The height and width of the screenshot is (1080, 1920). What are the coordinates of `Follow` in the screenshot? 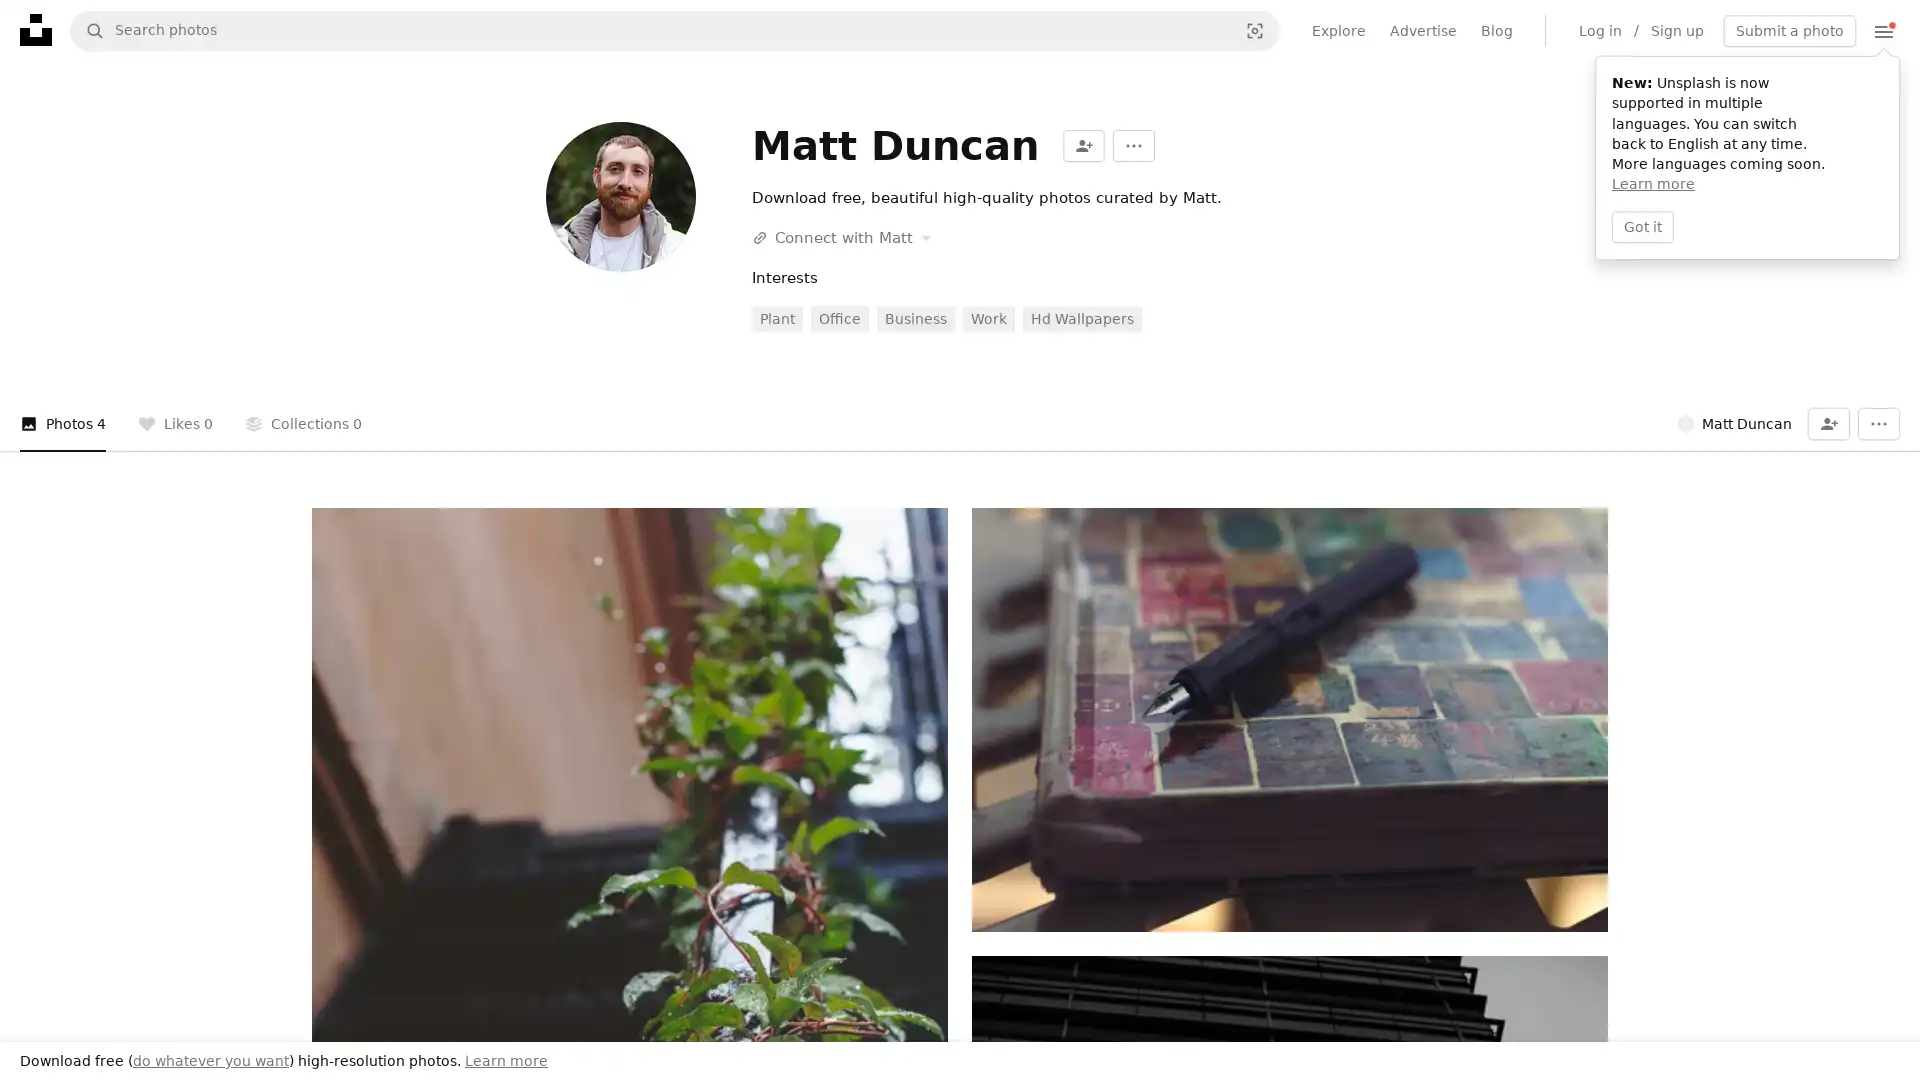 It's located at (1082, 145).